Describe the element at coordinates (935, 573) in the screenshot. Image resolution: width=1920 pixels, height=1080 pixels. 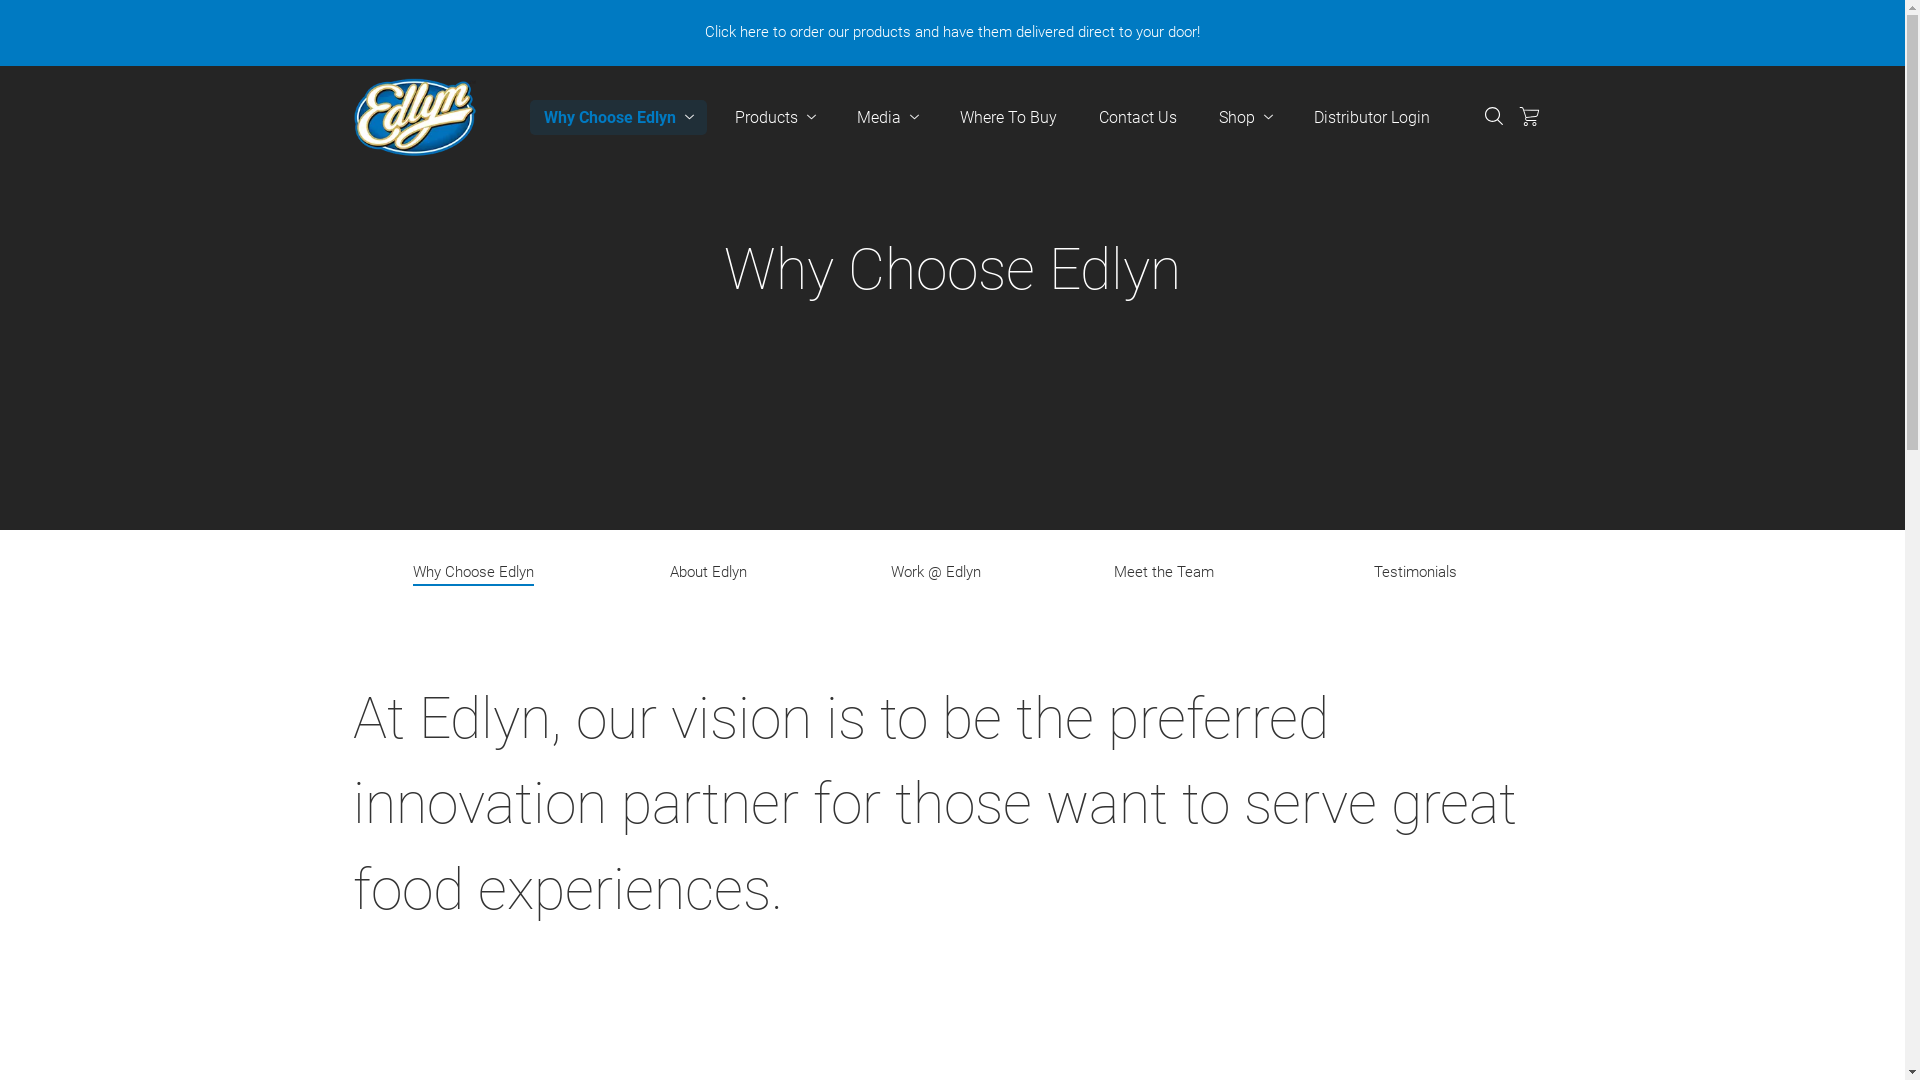
I see `'Work @ Edlyn'` at that location.